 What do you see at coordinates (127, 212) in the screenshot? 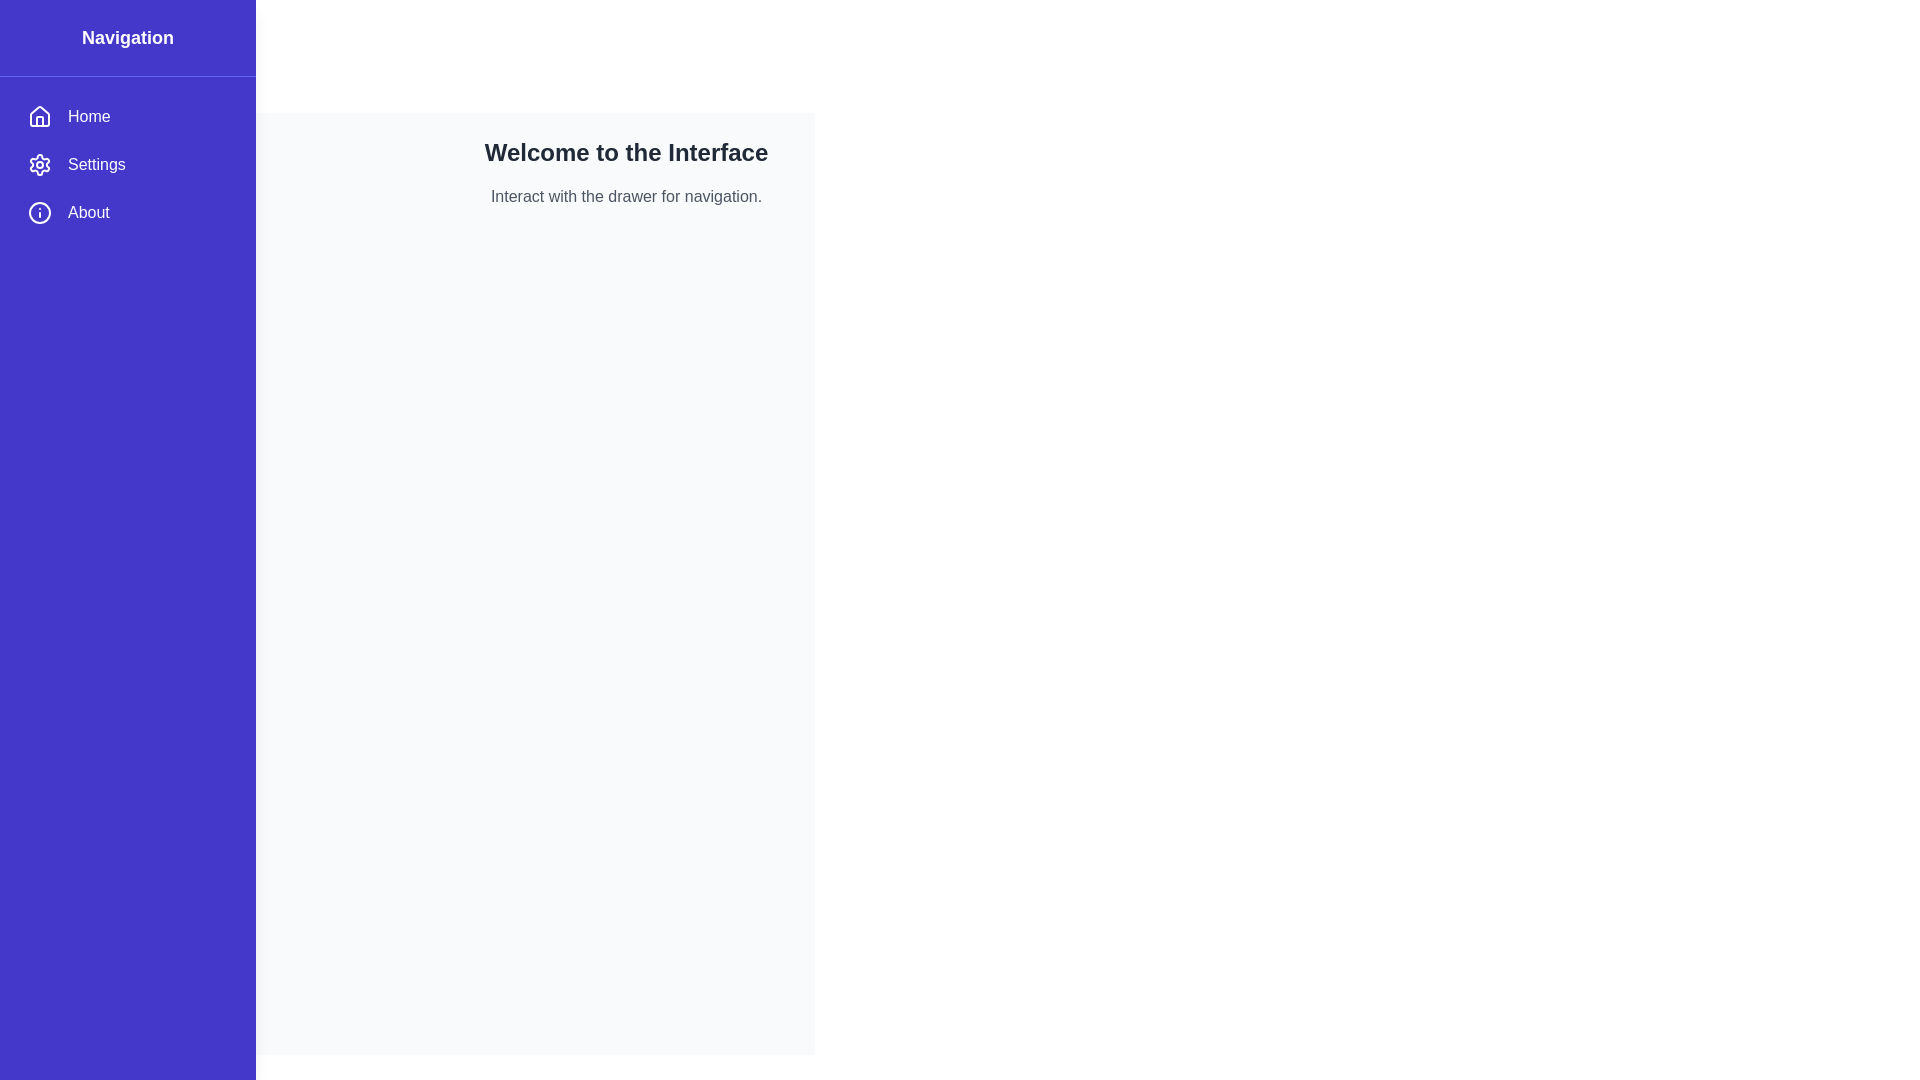
I see `the menu item About` at bounding box center [127, 212].